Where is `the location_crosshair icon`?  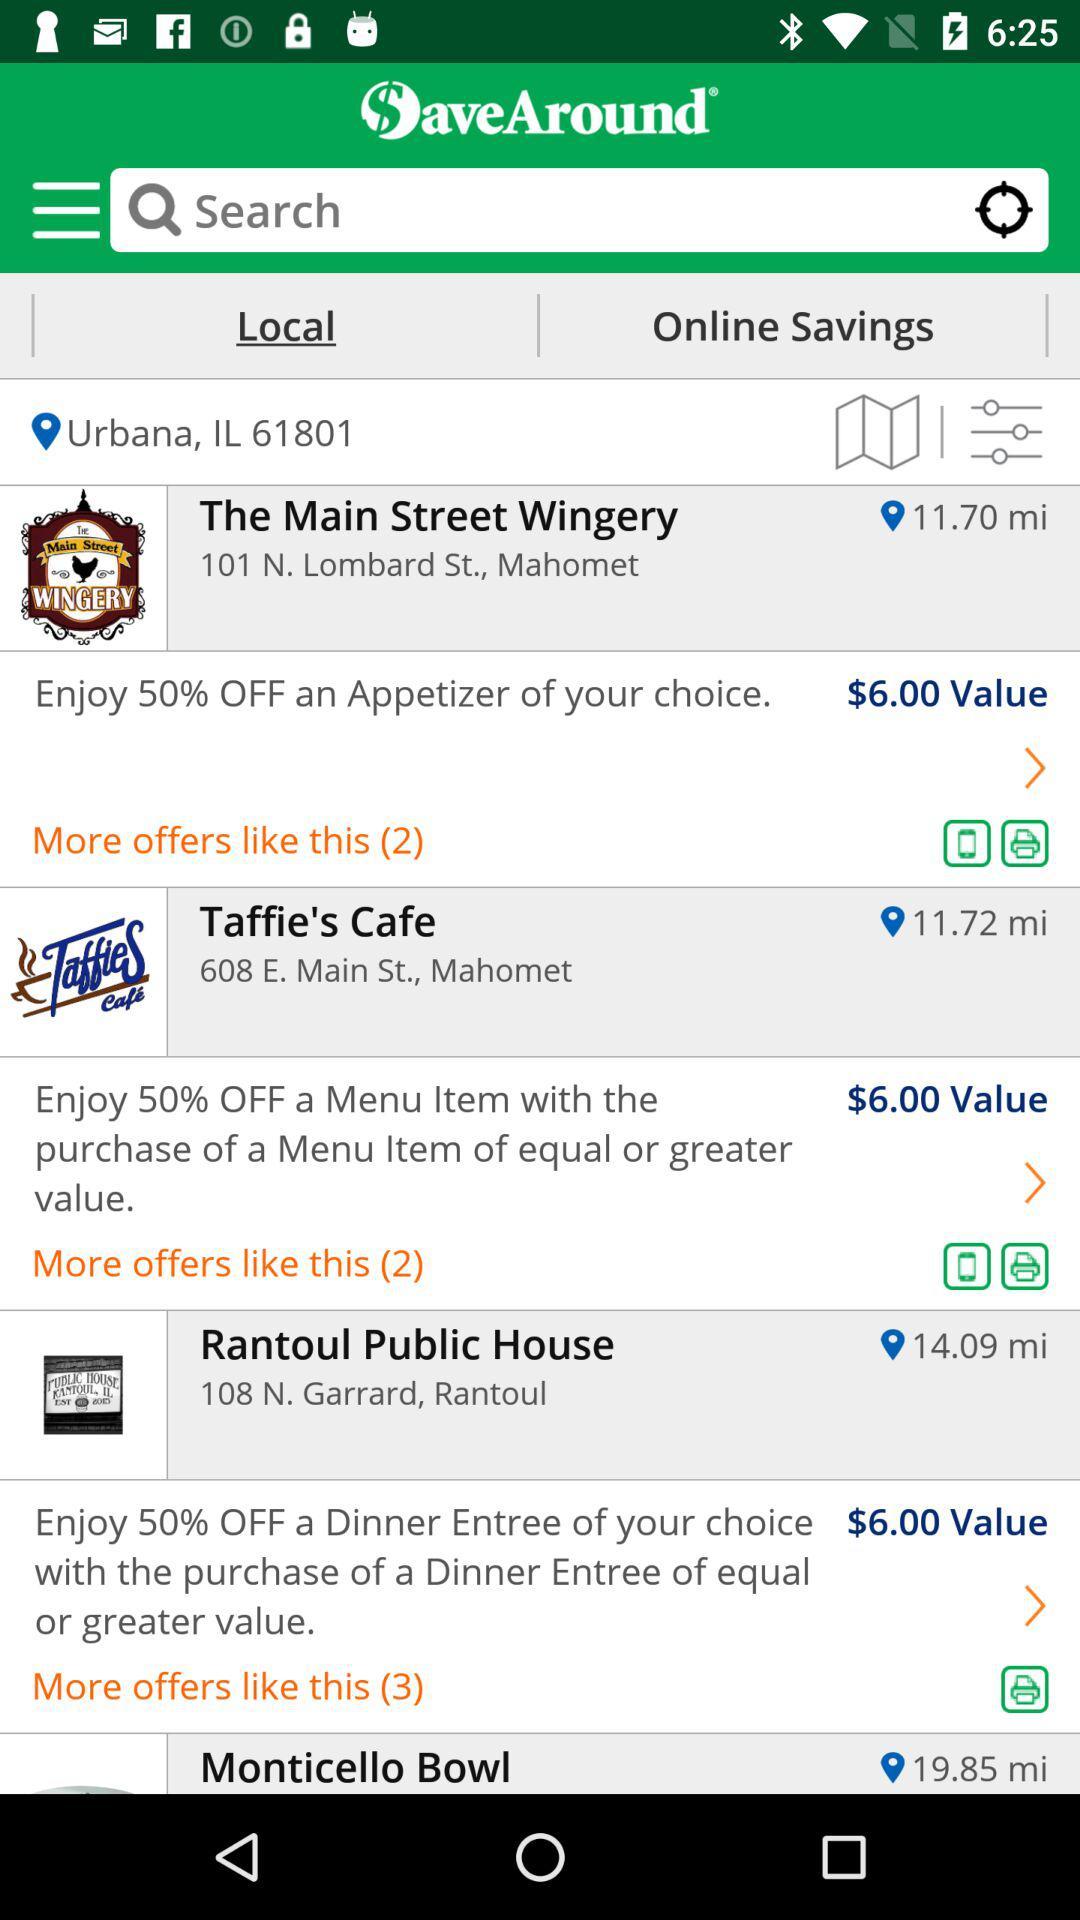 the location_crosshair icon is located at coordinates (1003, 209).